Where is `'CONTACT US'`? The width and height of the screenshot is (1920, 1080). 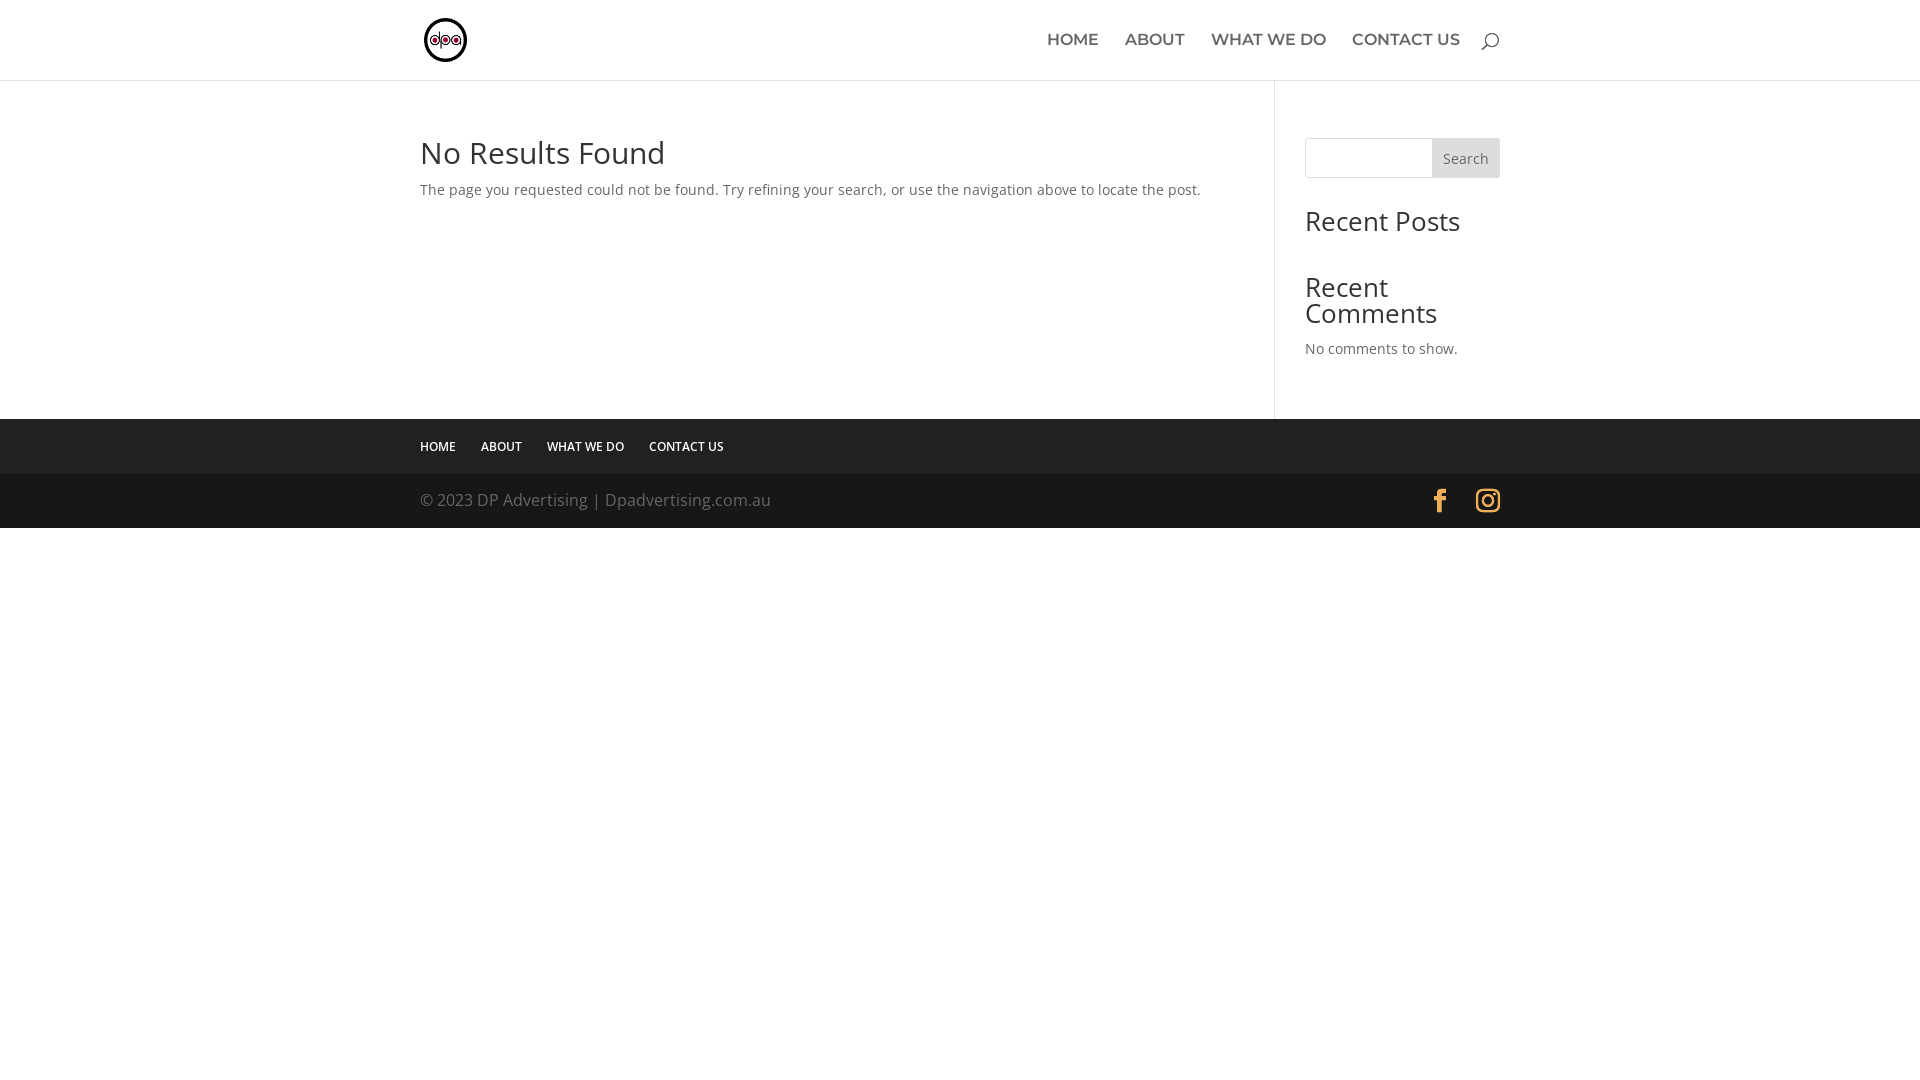
'CONTACT US' is located at coordinates (686, 445).